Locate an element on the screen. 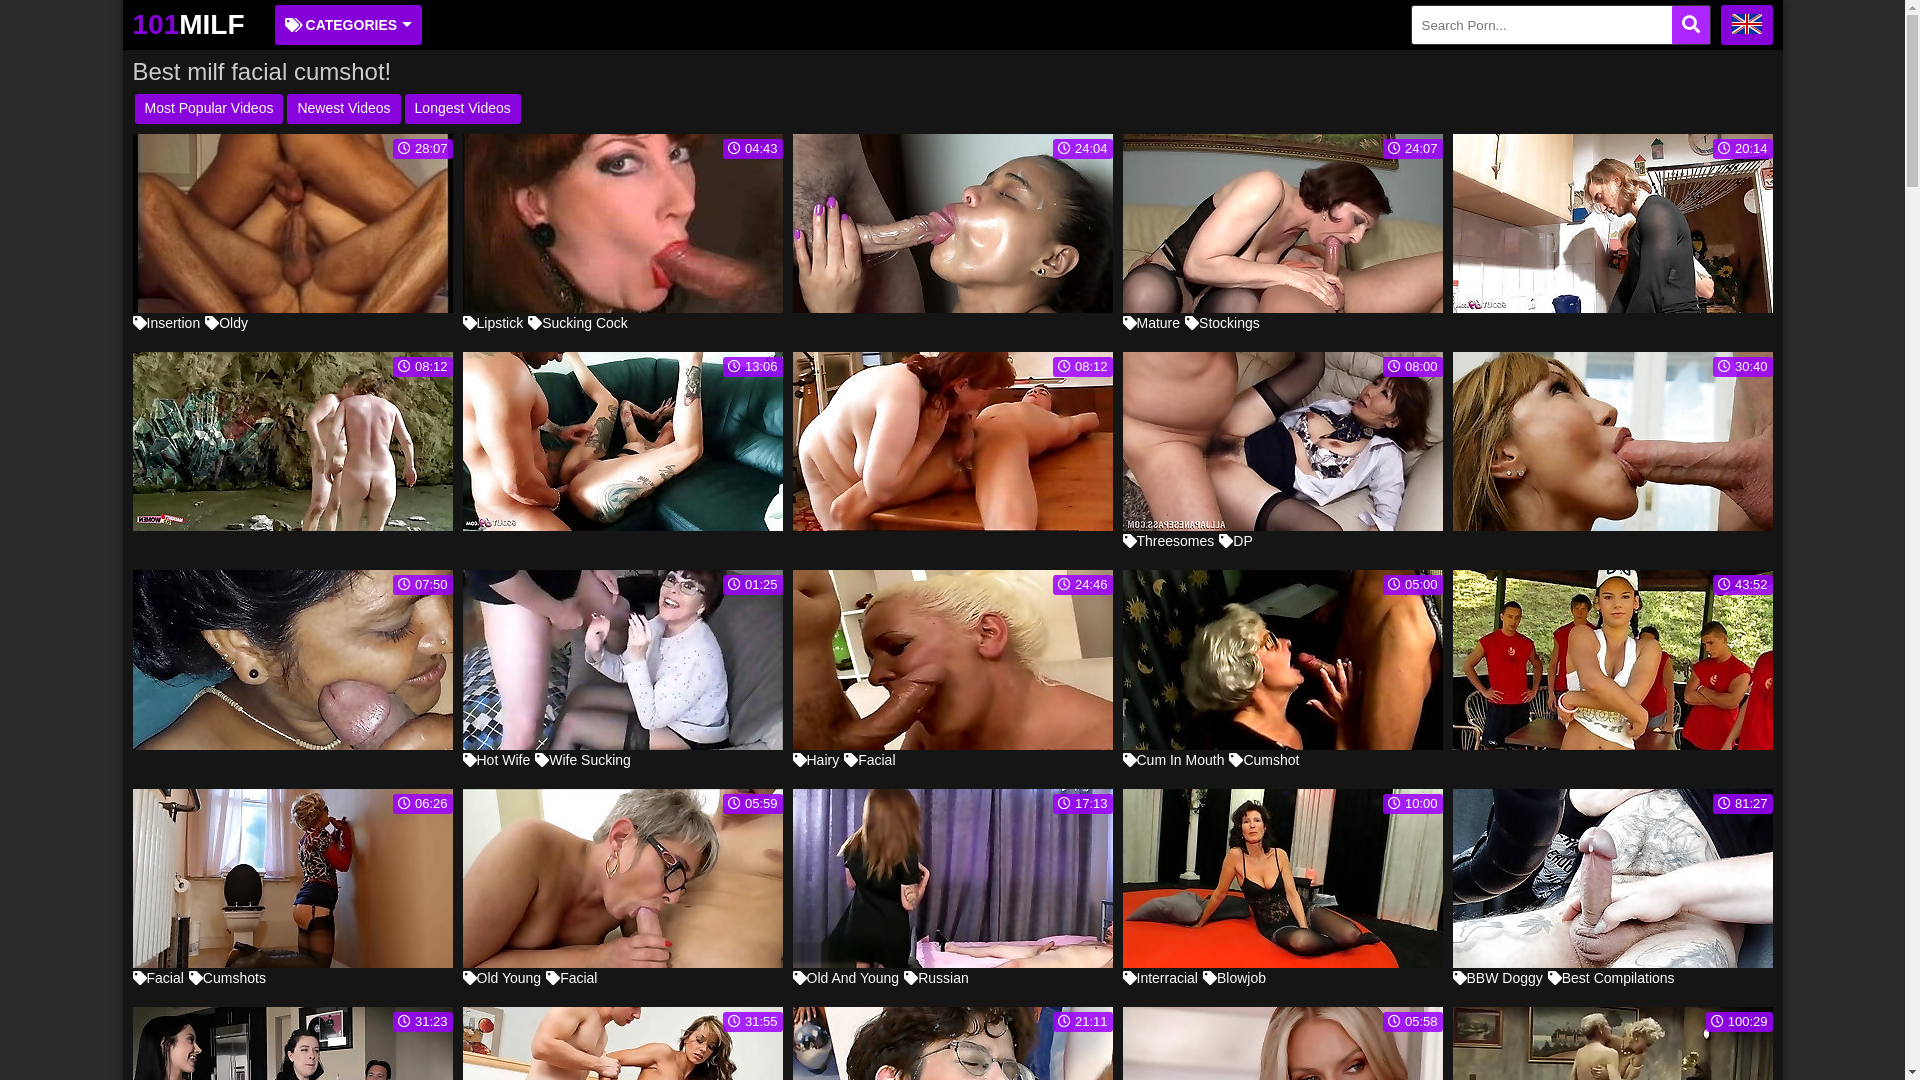 This screenshot has width=1920, height=1080. 'CATEGORIES' is located at coordinates (273, 24).